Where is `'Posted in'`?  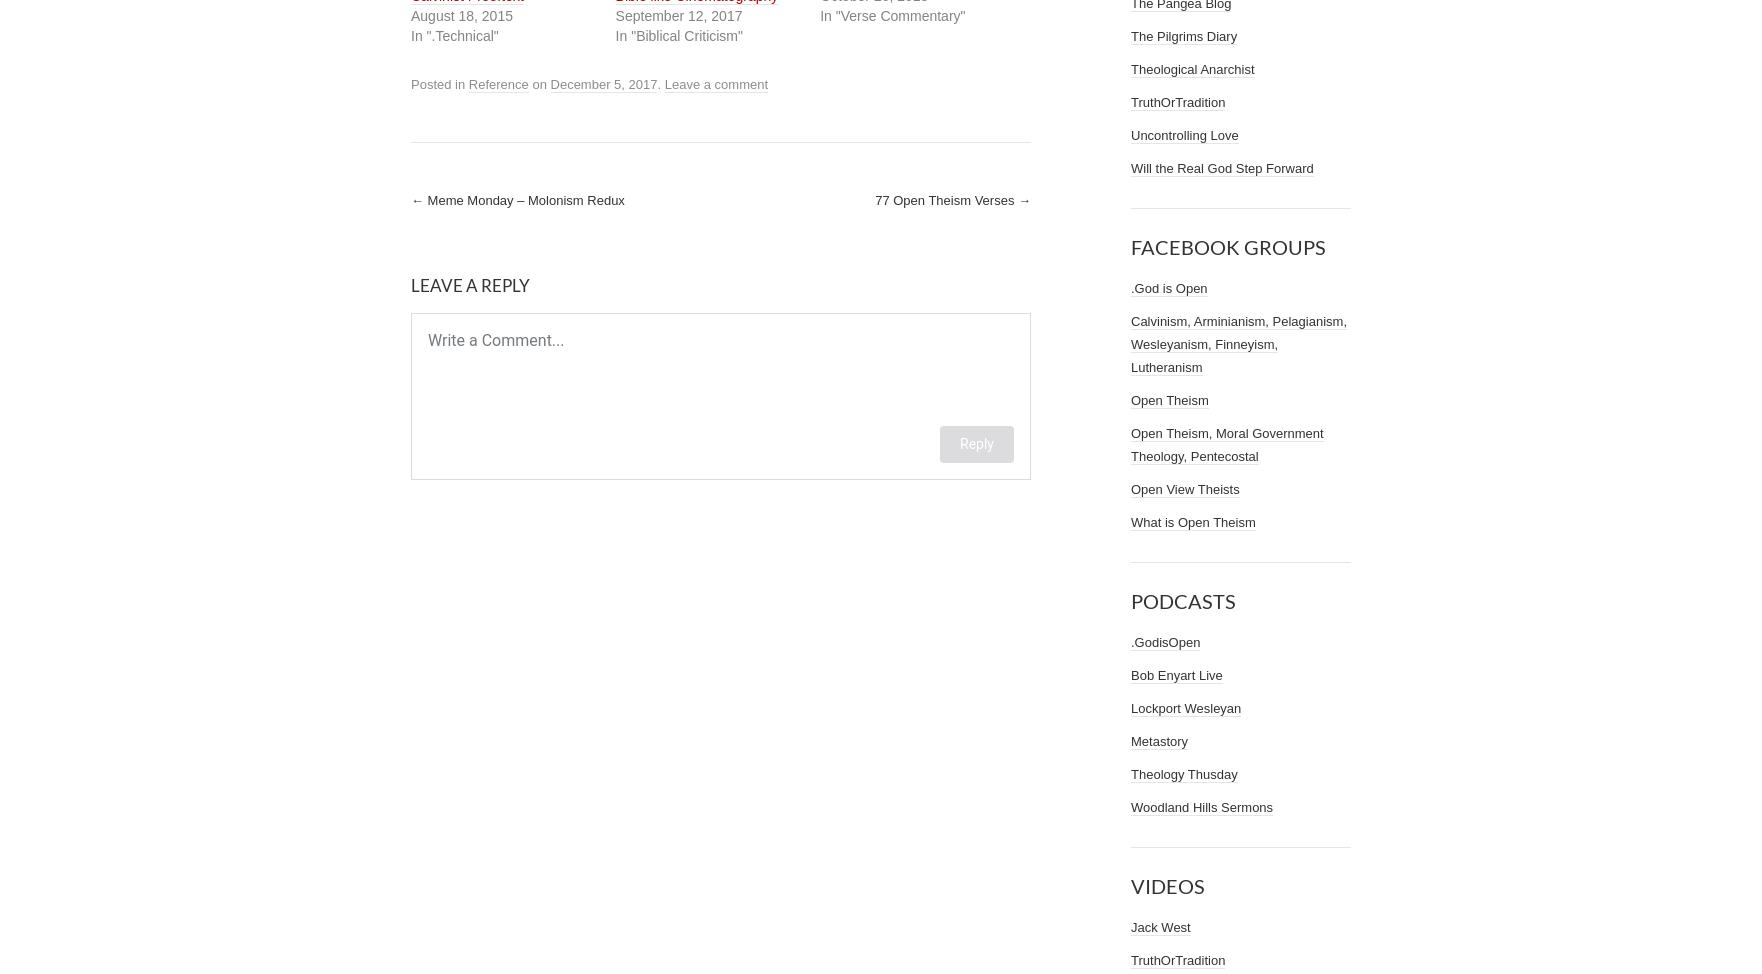 'Posted in' is located at coordinates (439, 82).